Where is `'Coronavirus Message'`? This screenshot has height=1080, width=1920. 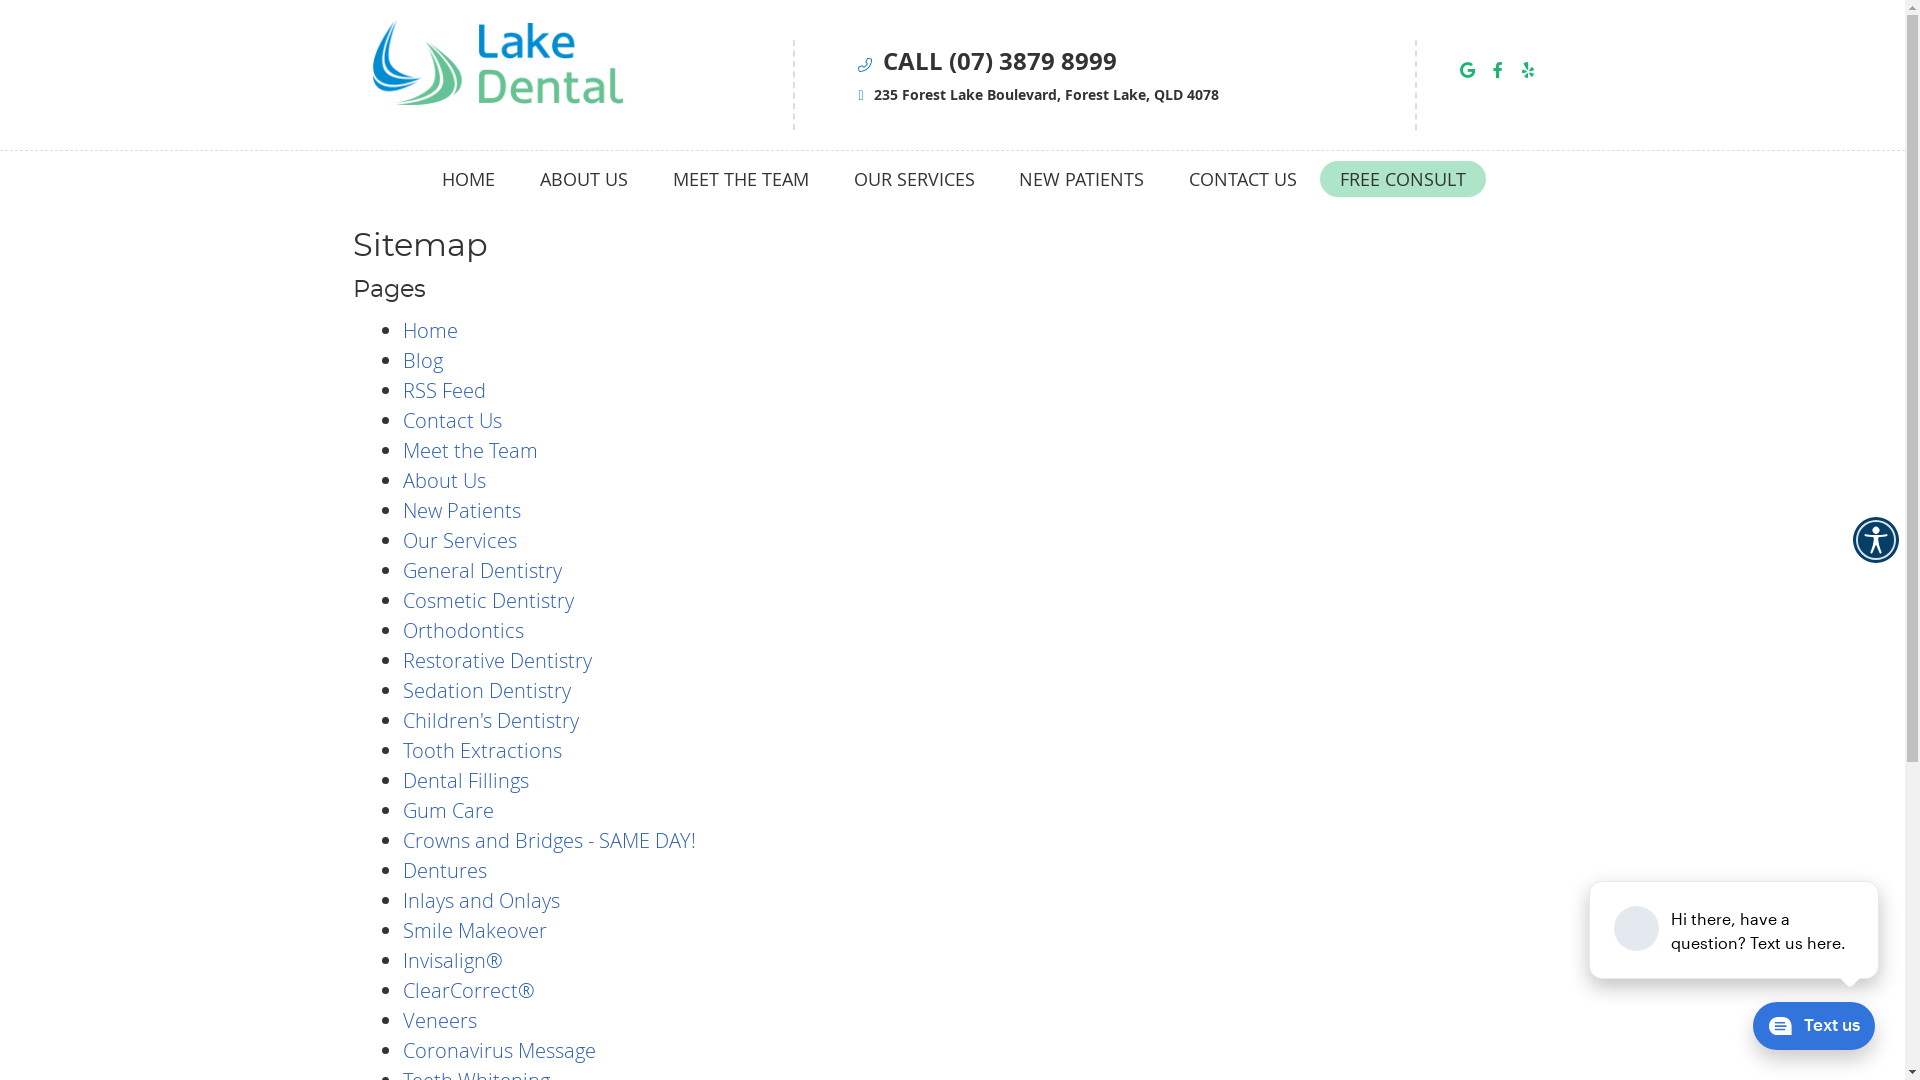
'Coronavirus Message' is located at coordinates (498, 1049).